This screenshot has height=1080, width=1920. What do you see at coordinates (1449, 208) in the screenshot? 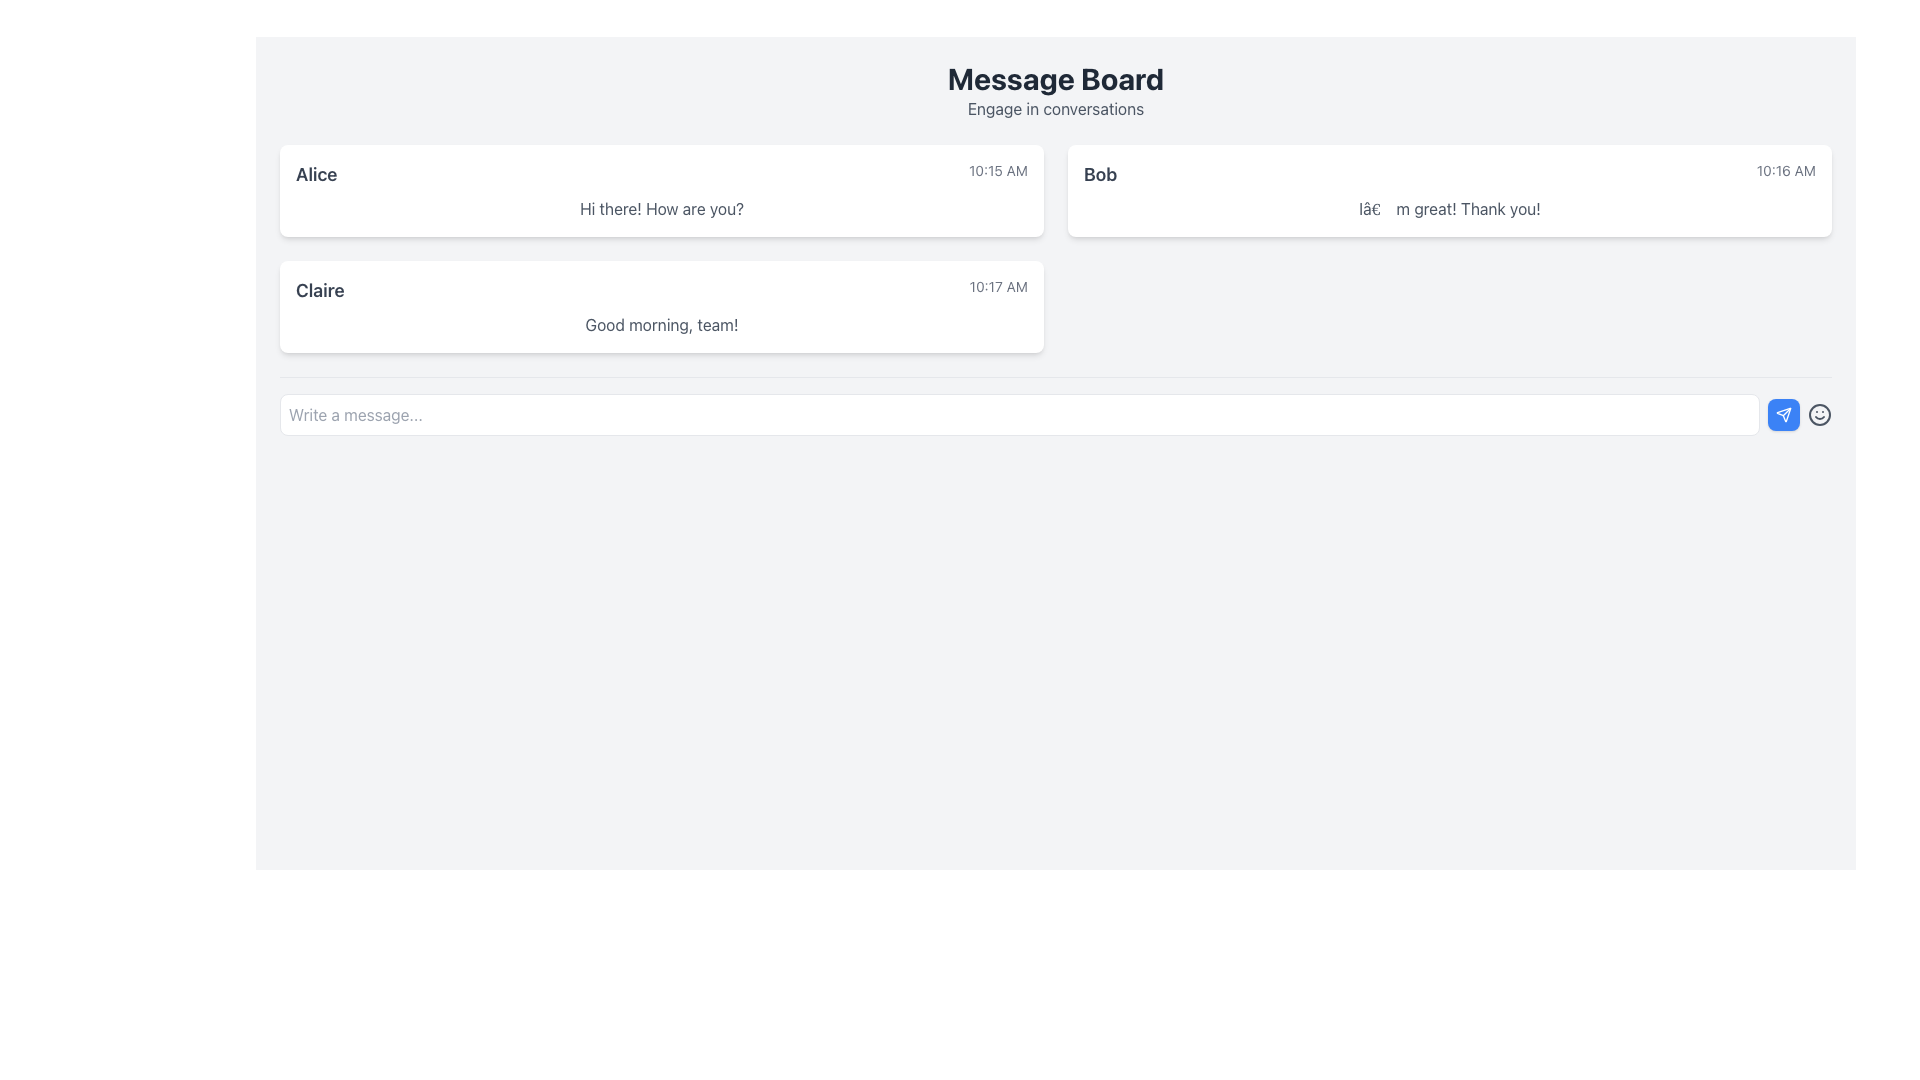
I see `the static text element that displays a message from the user "Bob" in the chat bubble, located below the header with the timestamp "10:16 AM"` at bounding box center [1449, 208].